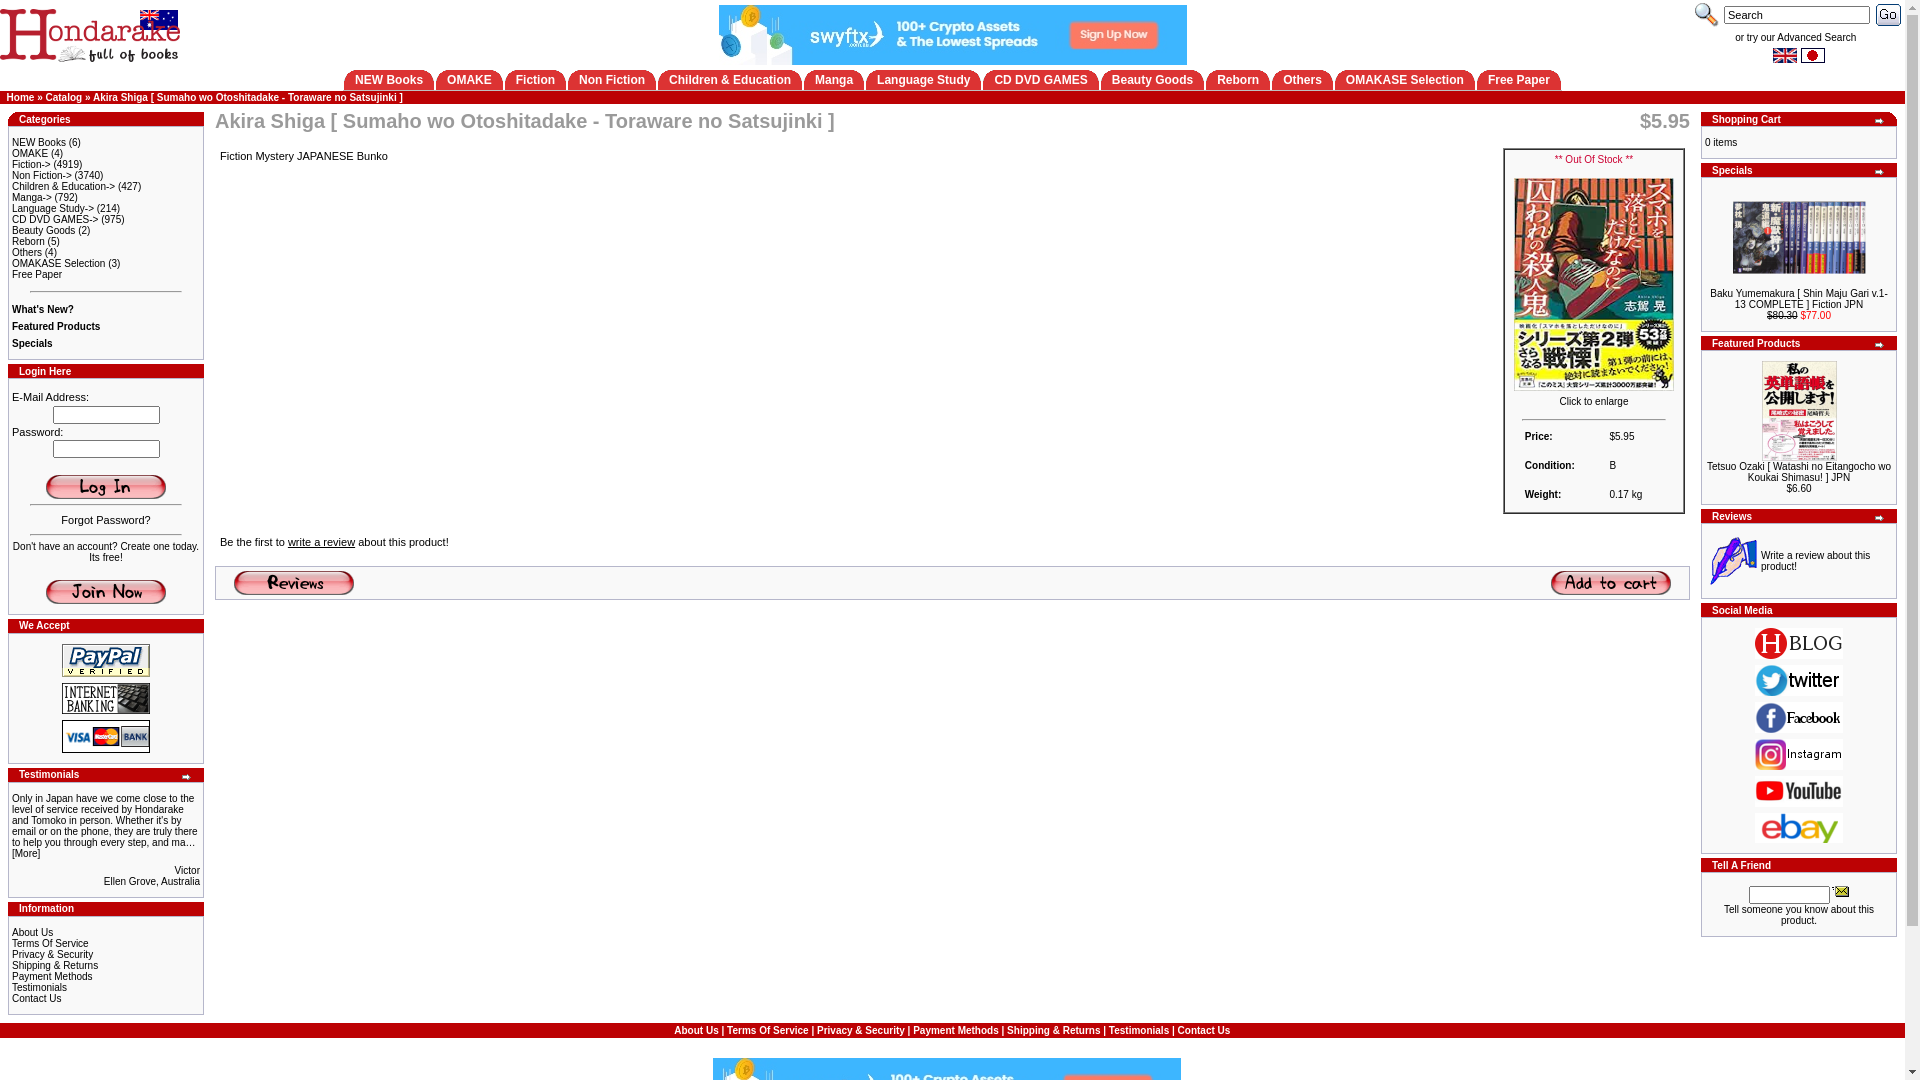  I want to click on 'Write a review about this product!', so click(1815, 560).